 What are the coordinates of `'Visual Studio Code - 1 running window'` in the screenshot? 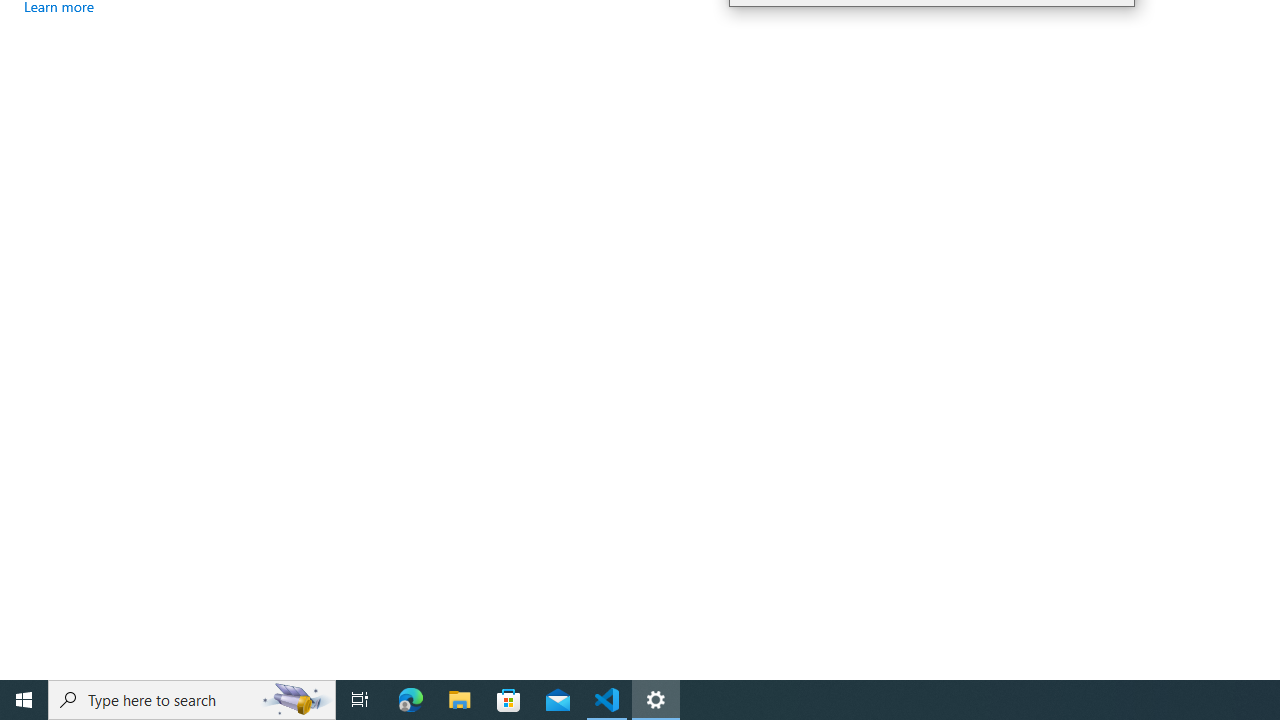 It's located at (606, 698).